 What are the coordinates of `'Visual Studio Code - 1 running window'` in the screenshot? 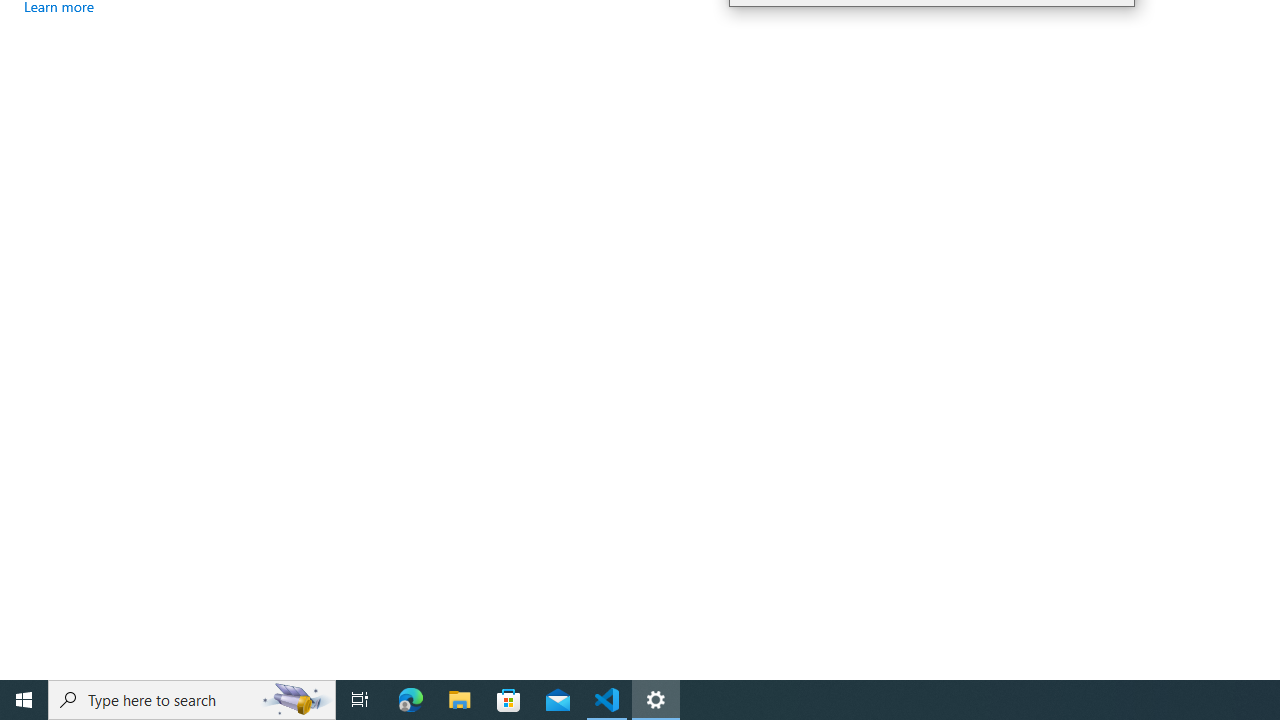 It's located at (606, 698).